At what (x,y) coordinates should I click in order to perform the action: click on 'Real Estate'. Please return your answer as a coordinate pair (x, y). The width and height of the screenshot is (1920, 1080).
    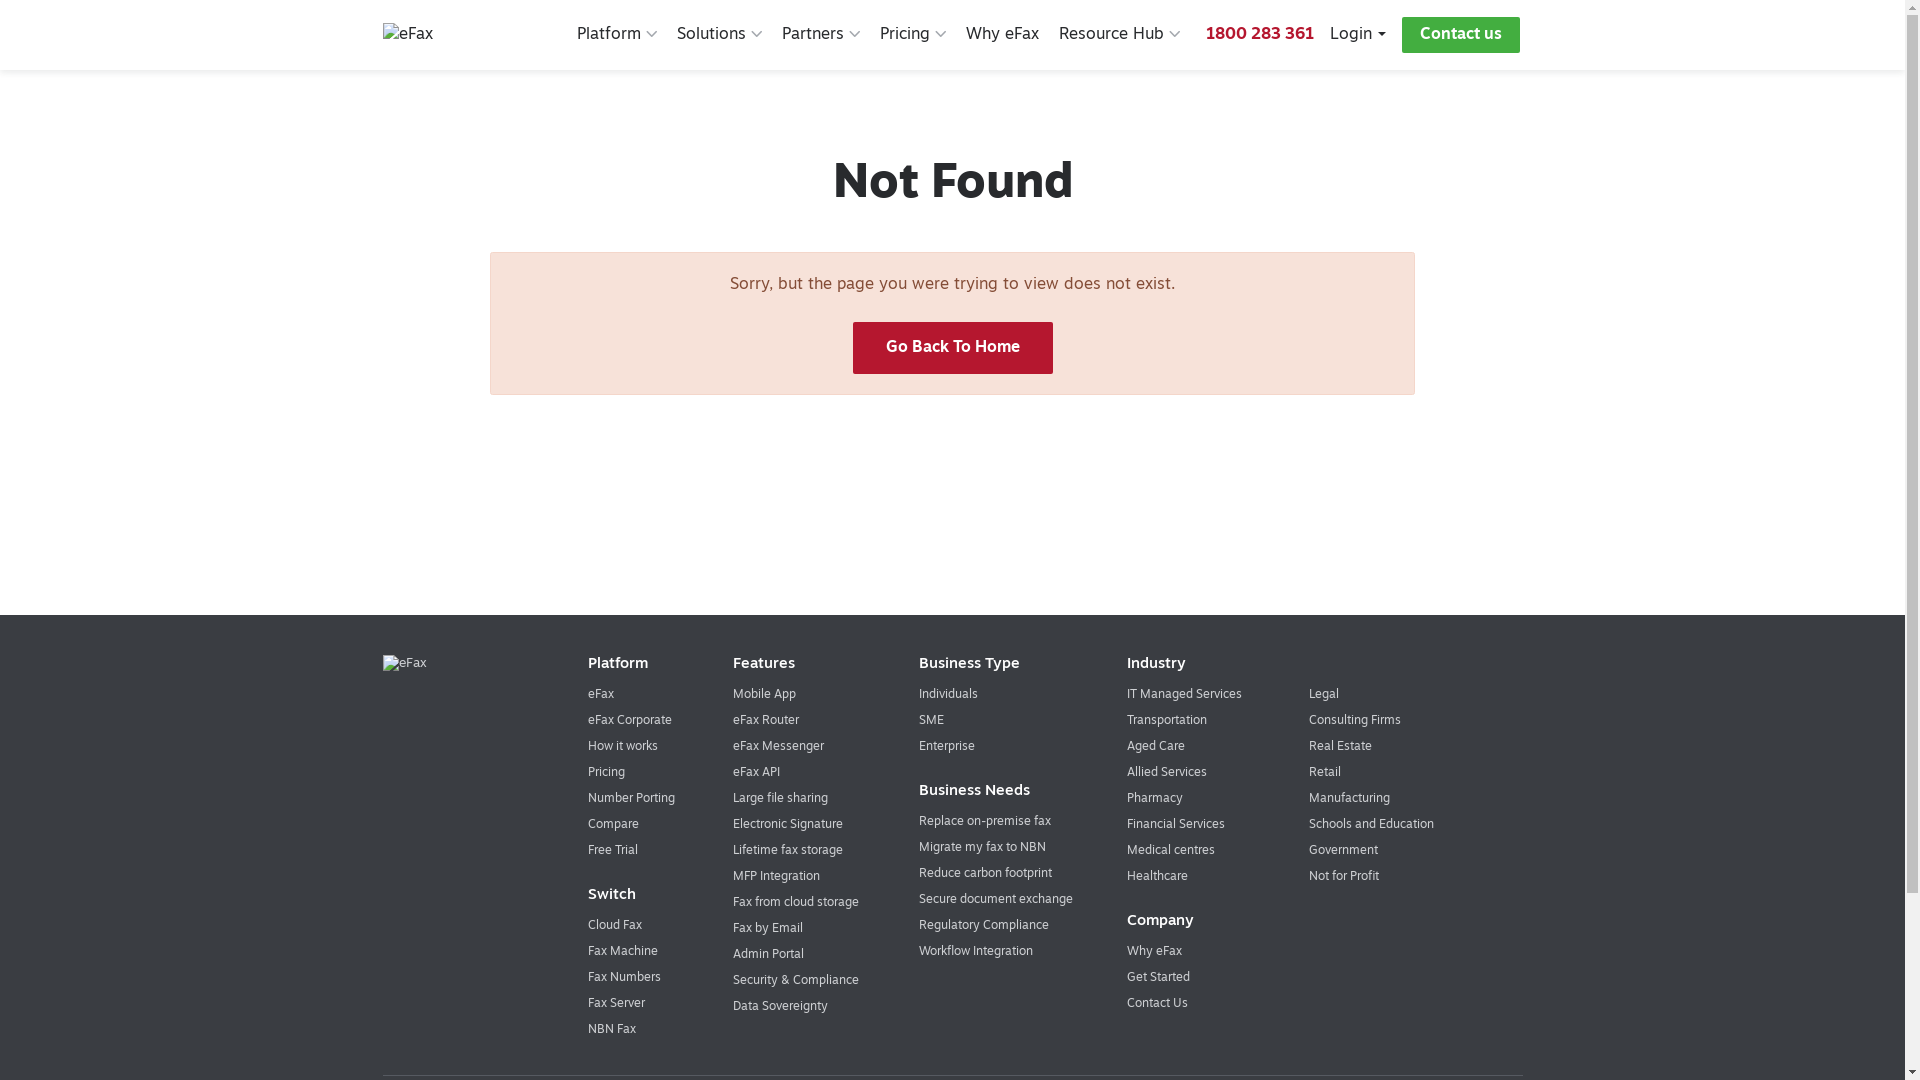
    Looking at the image, I should click on (1309, 747).